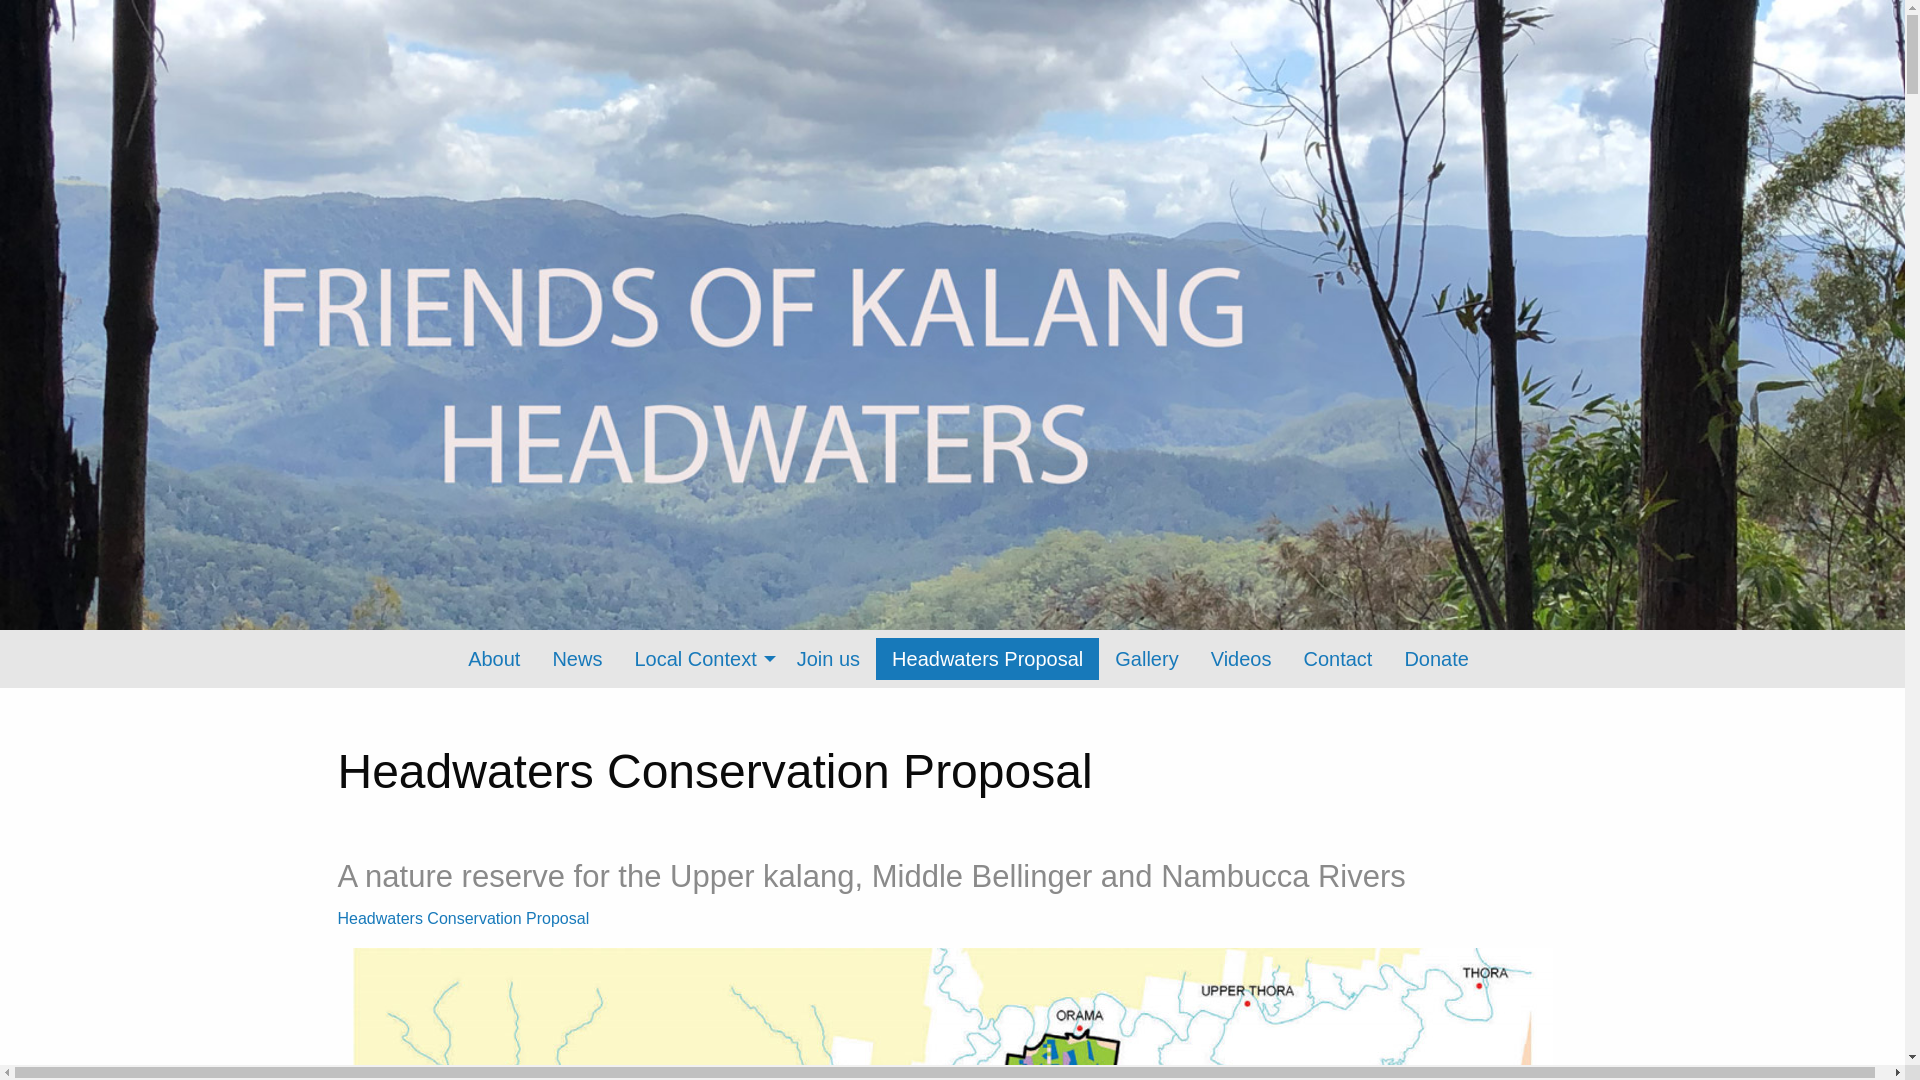 The image size is (1920, 1080). I want to click on 'Donate', so click(1386, 659).